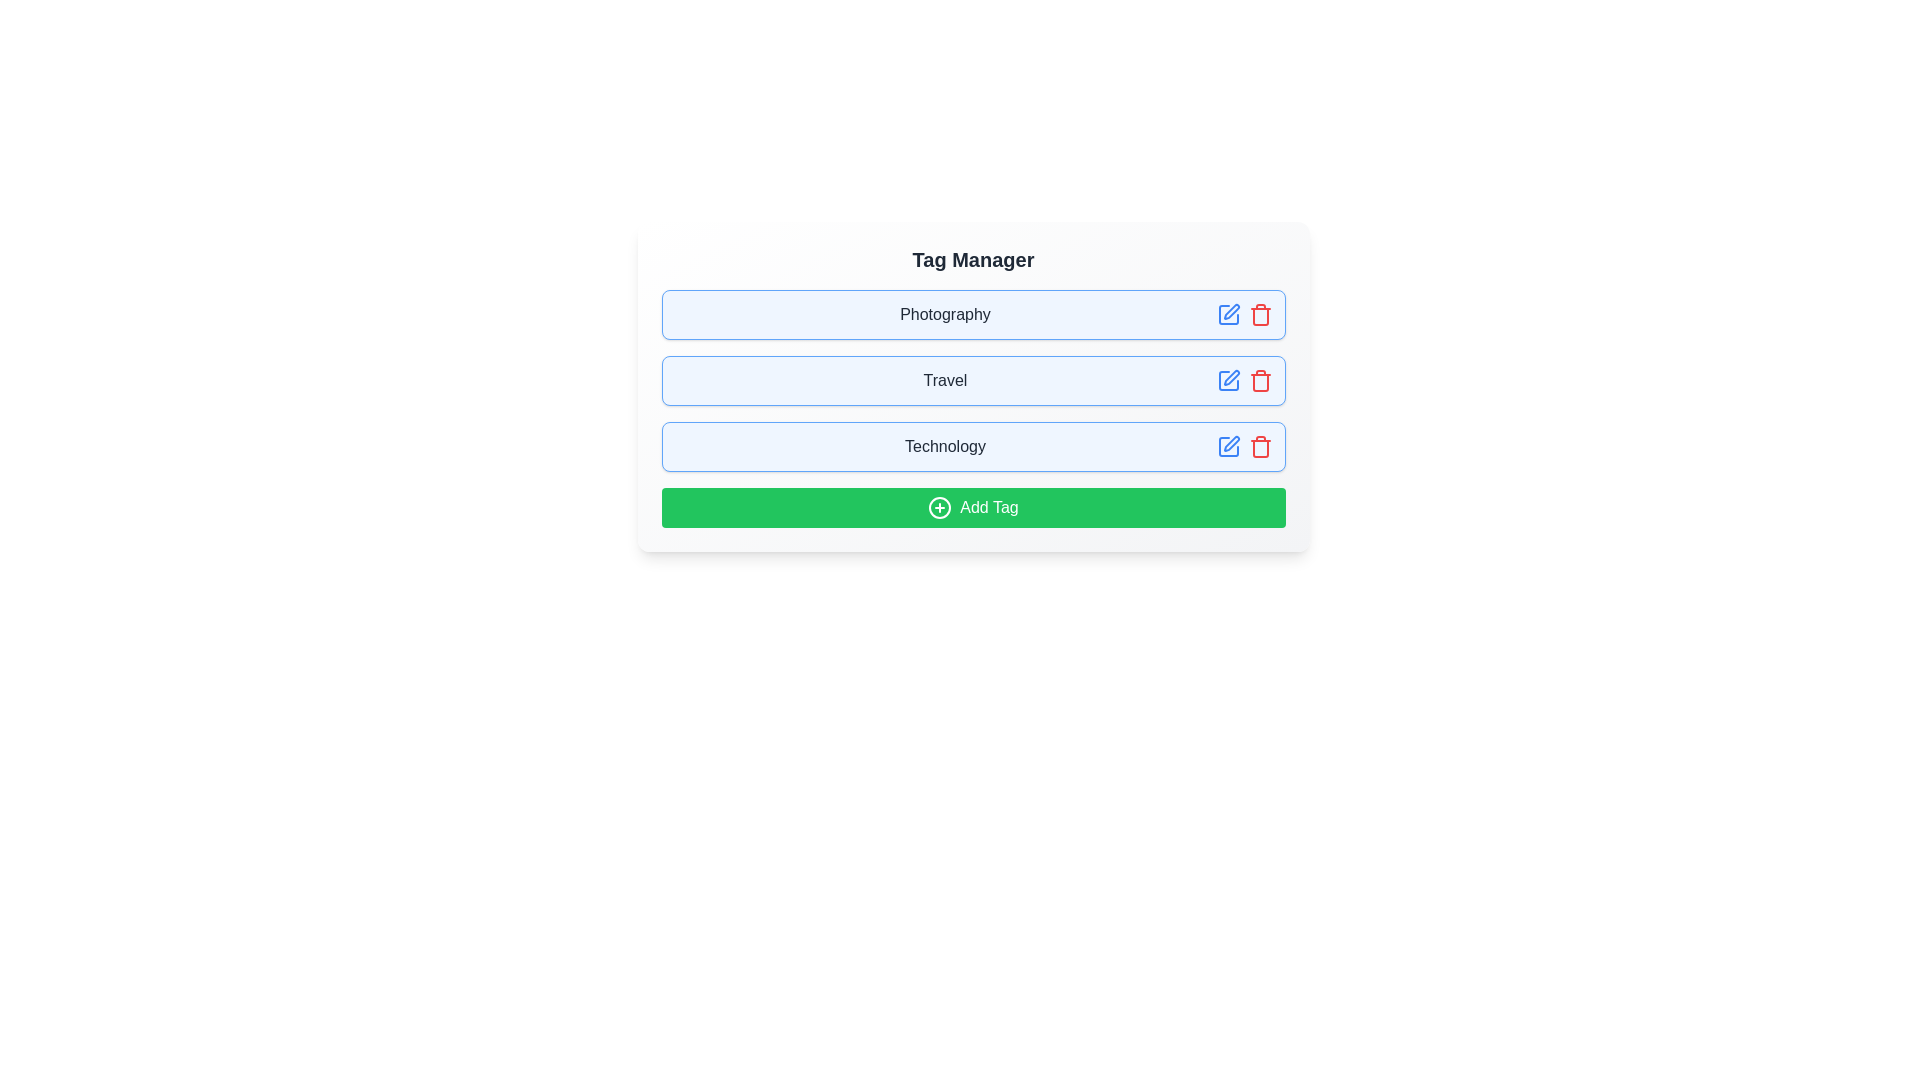 The image size is (1920, 1080). What do you see at coordinates (1227, 381) in the screenshot?
I see `edit icon for the tag labeled Travel` at bounding box center [1227, 381].